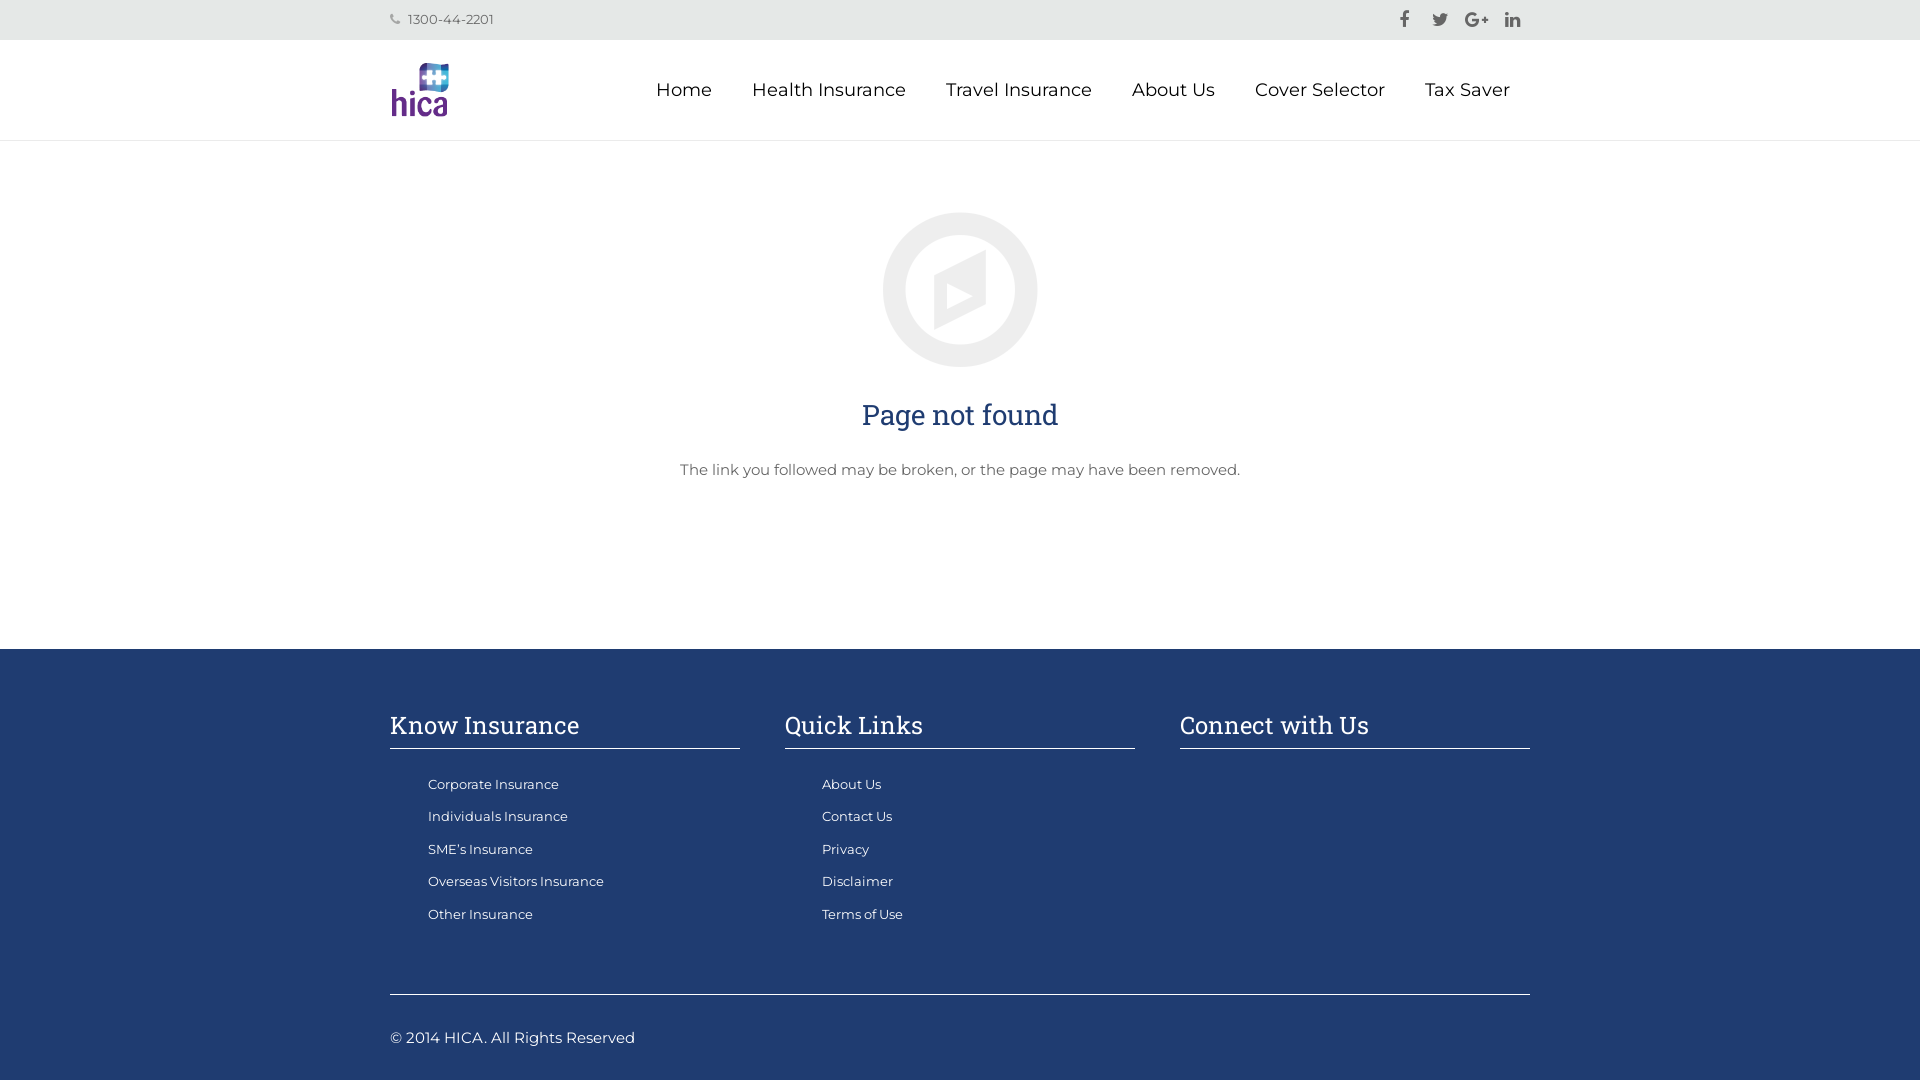  What do you see at coordinates (634, 88) in the screenshot?
I see `'Home'` at bounding box center [634, 88].